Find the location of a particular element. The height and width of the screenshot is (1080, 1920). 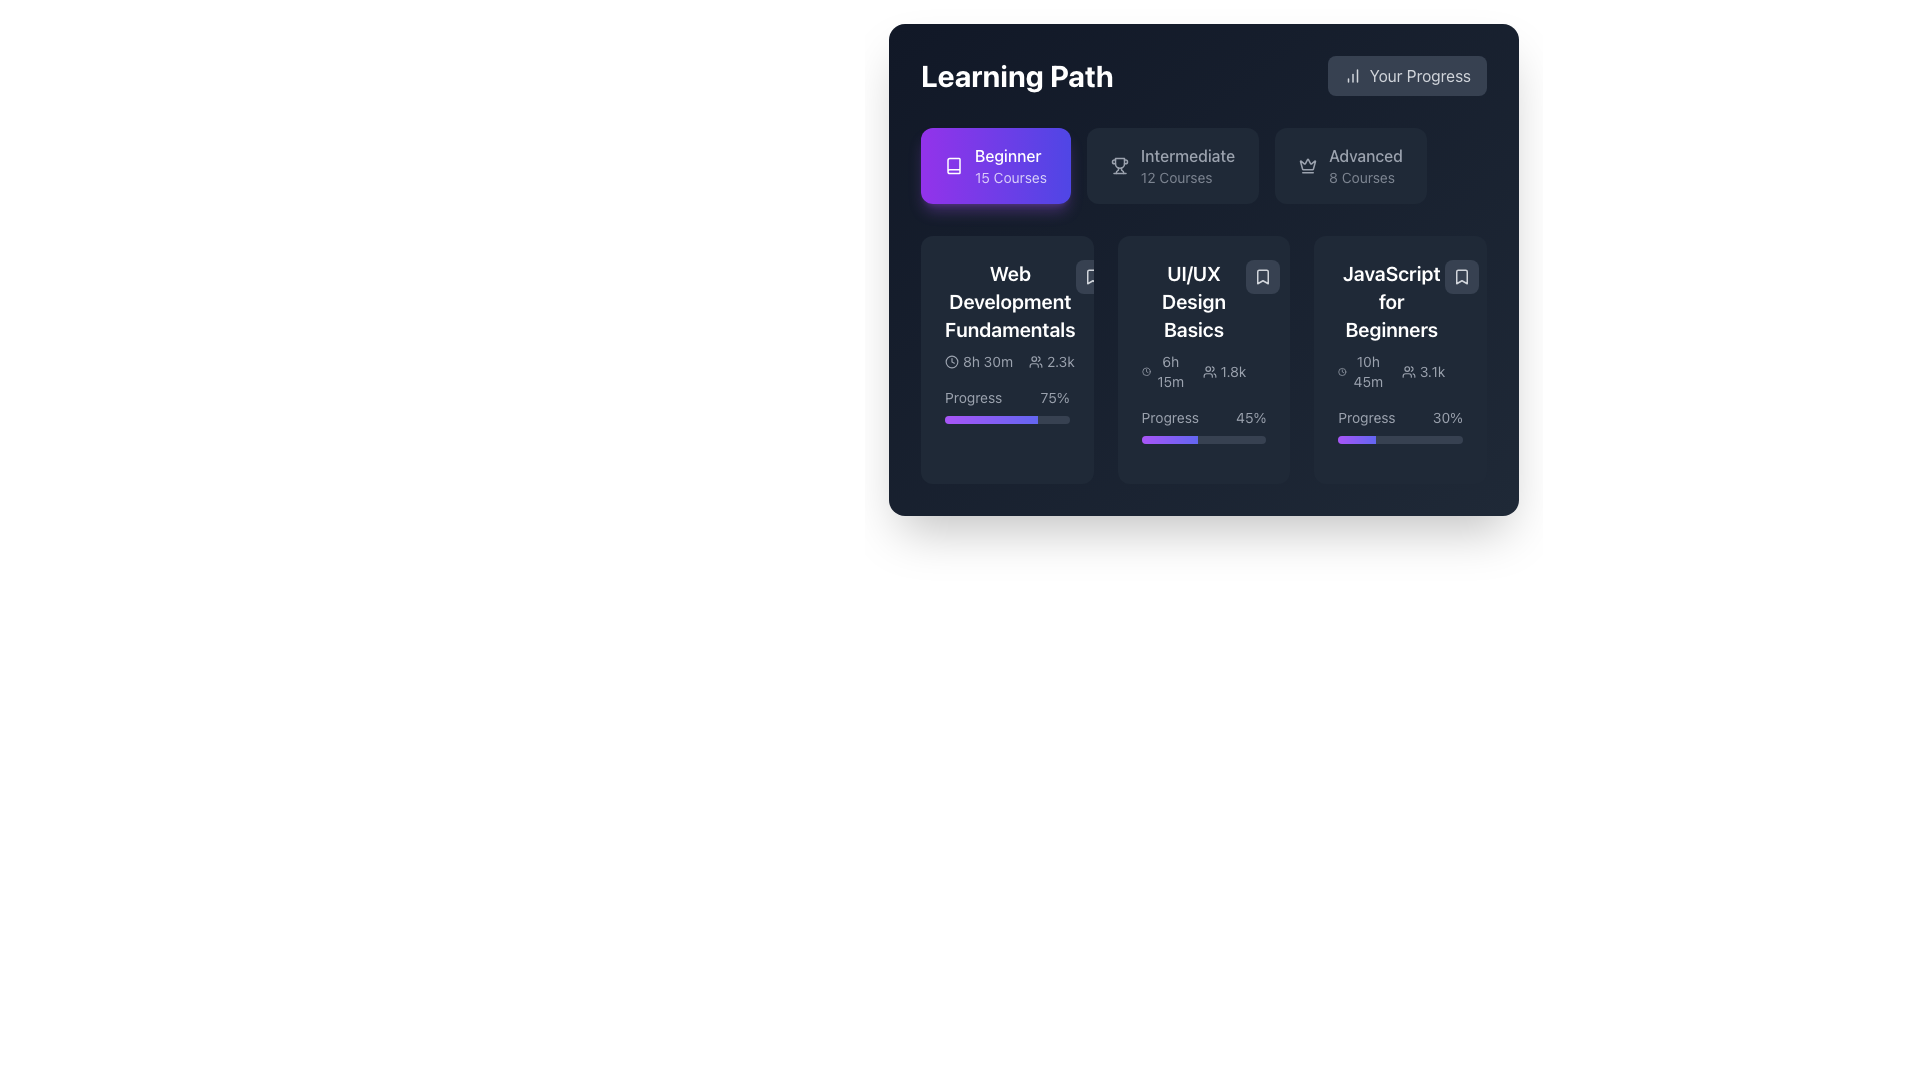

the bookmark icon button in the top-right corner of the 'UI/UX Design Basics' card is located at coordinates (1262, 277).